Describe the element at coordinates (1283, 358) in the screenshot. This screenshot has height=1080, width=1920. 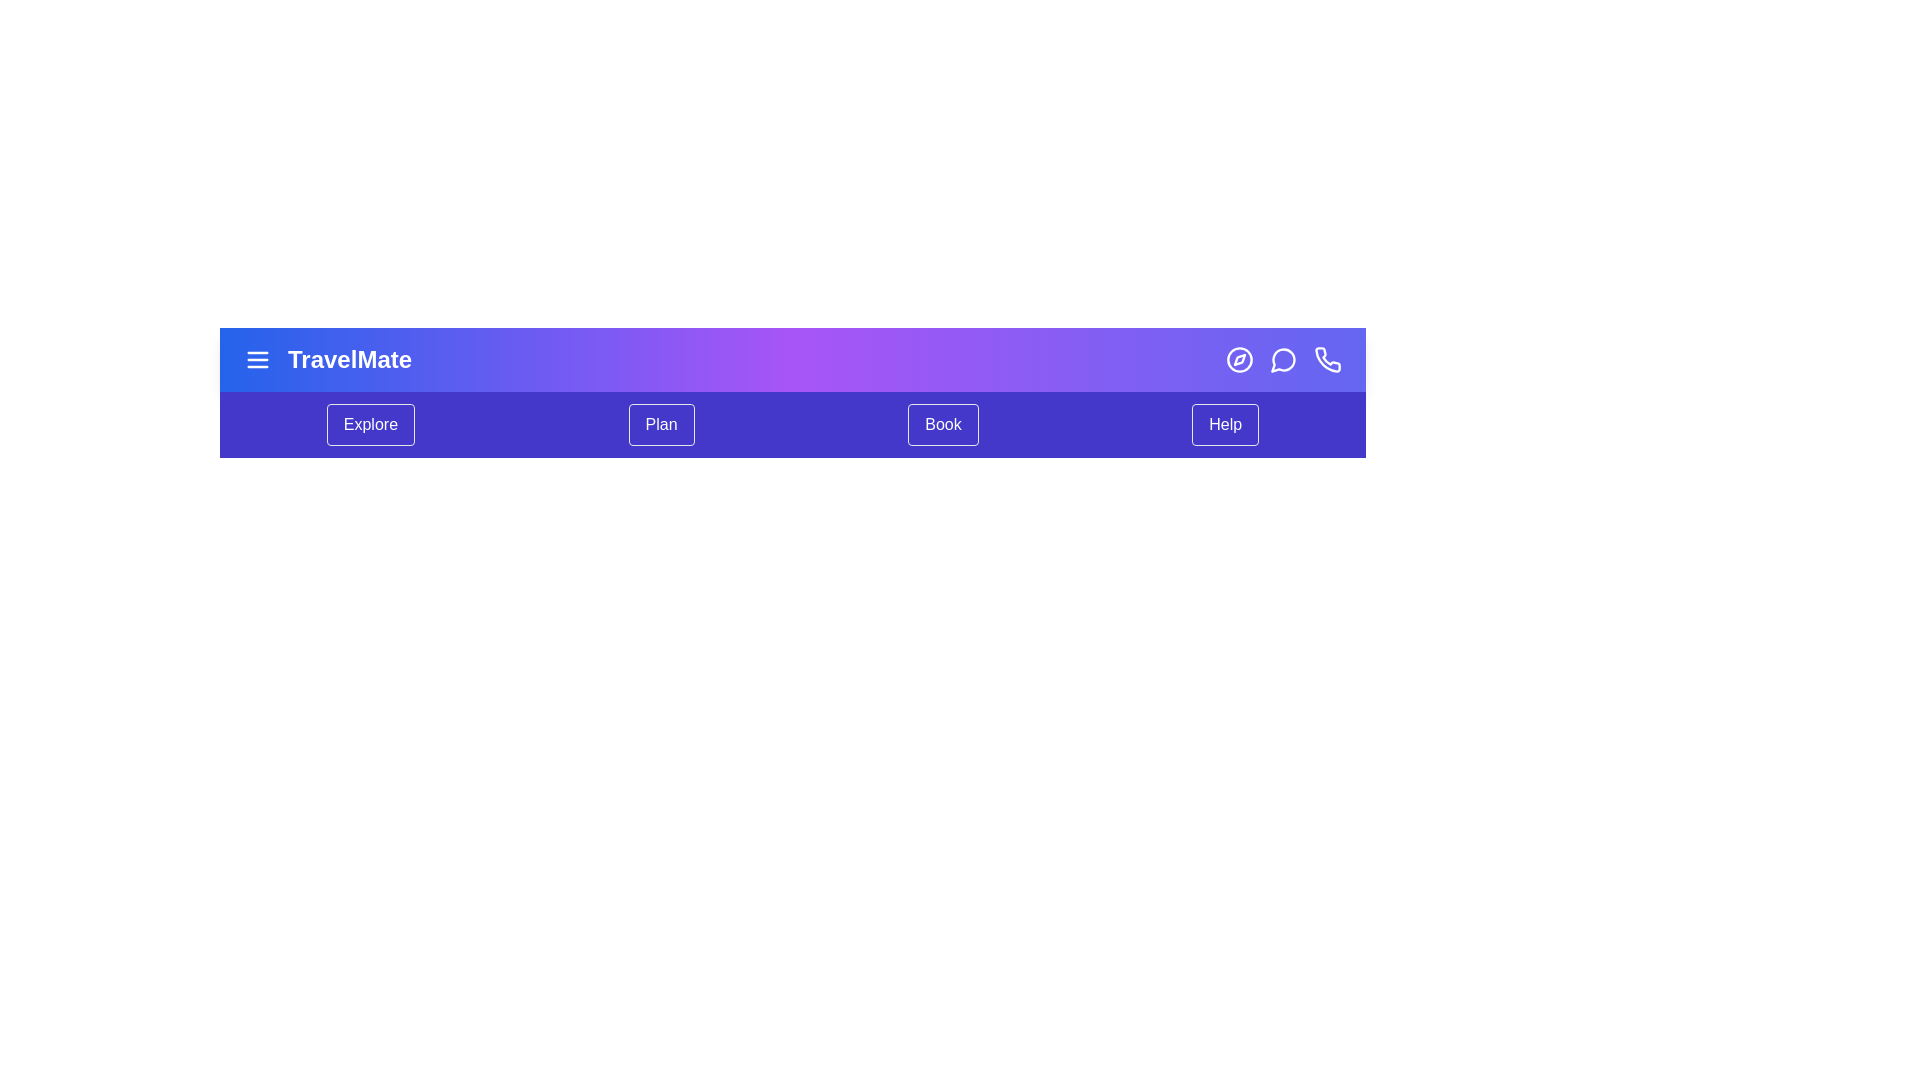
I see `the message icon in the TravelPlannerBar component` at that location.